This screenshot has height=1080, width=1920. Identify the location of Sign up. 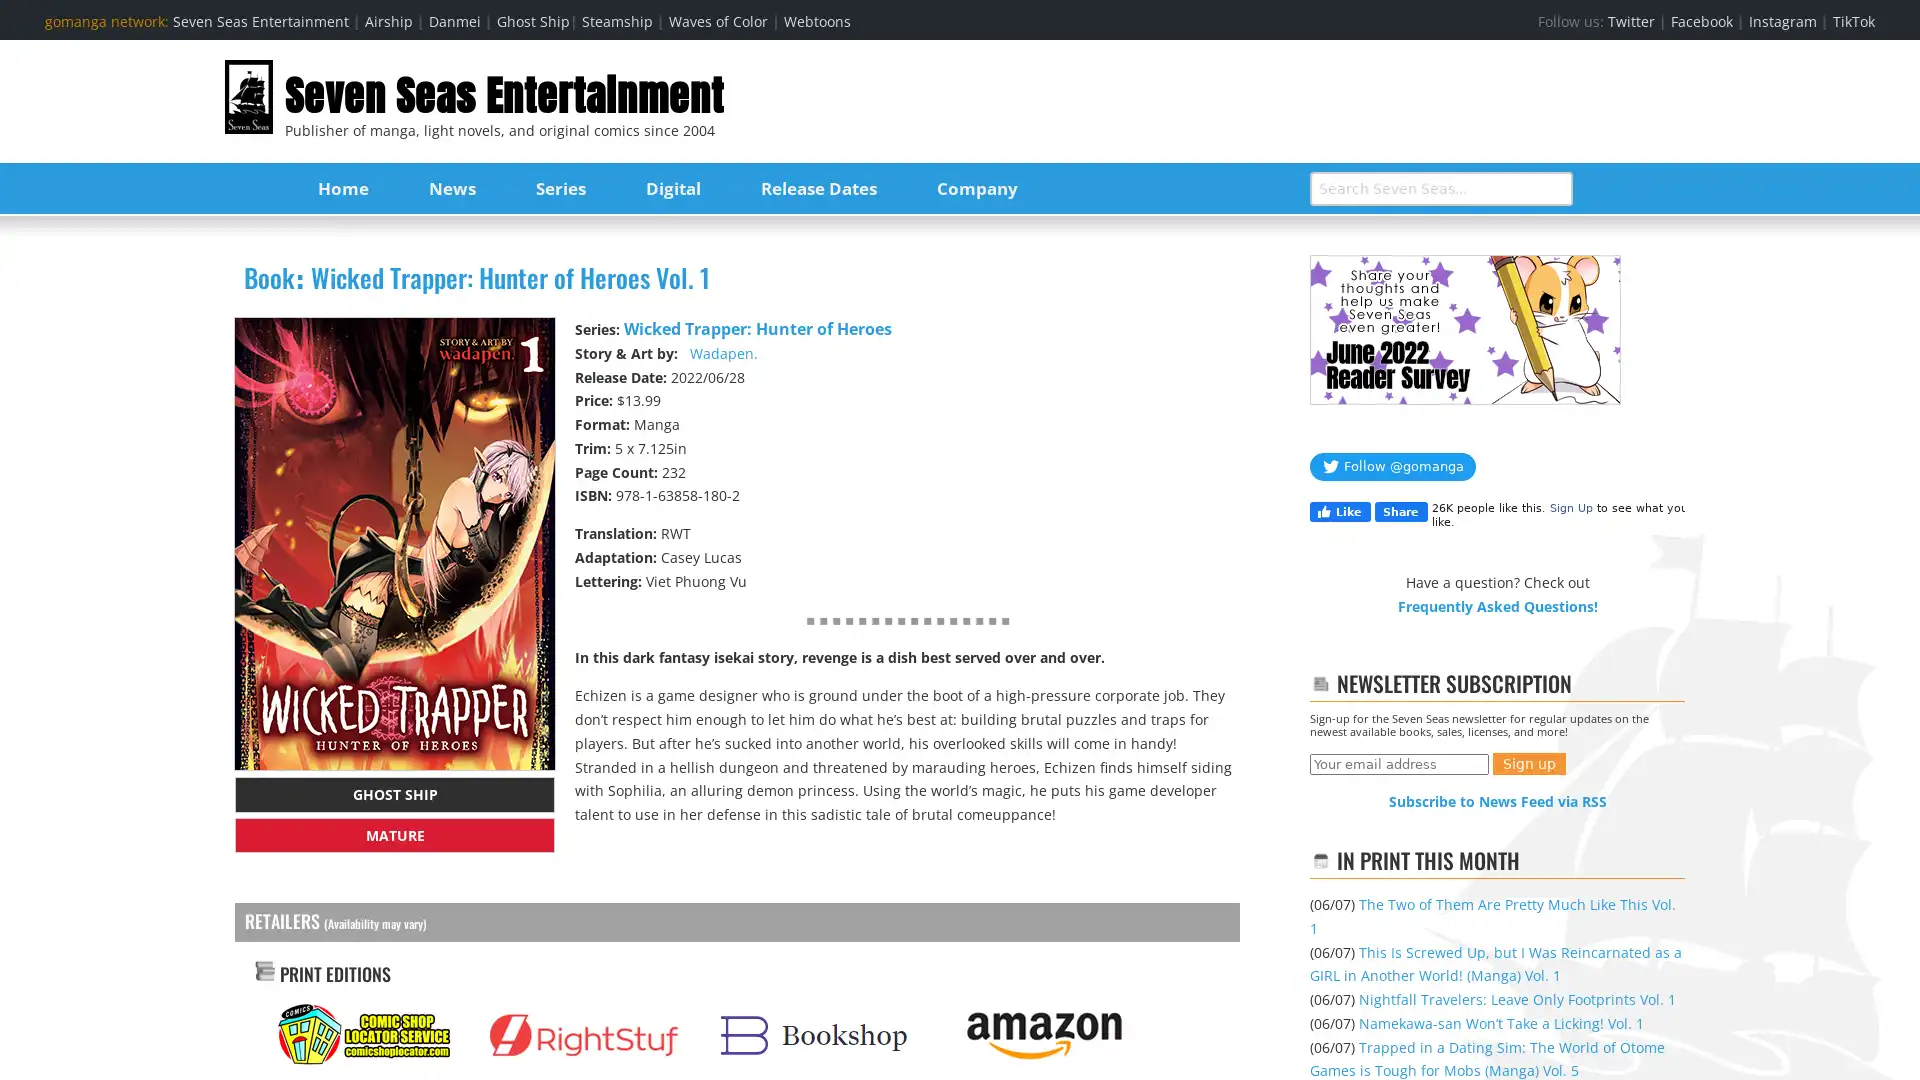
(1528, 763).